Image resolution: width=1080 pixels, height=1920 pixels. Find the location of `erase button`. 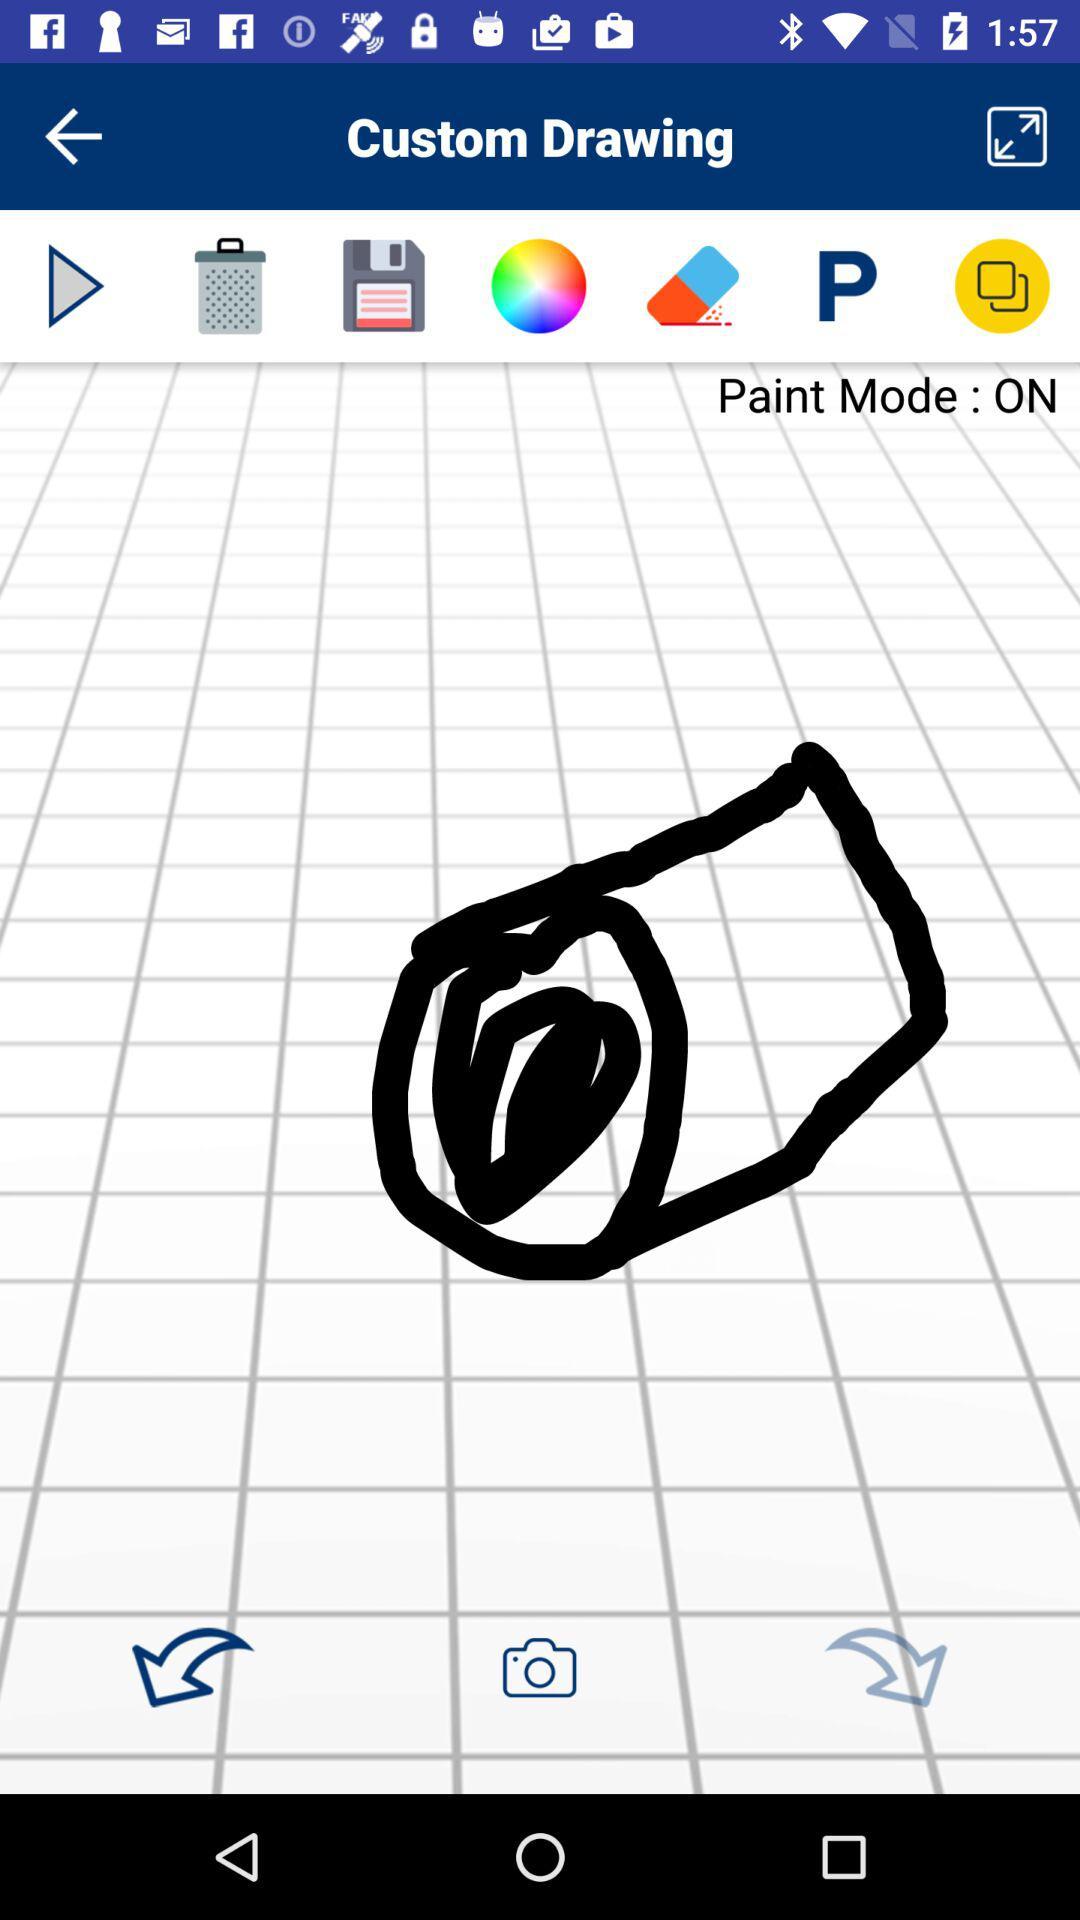

erase button is located at coordinates (692, 285).